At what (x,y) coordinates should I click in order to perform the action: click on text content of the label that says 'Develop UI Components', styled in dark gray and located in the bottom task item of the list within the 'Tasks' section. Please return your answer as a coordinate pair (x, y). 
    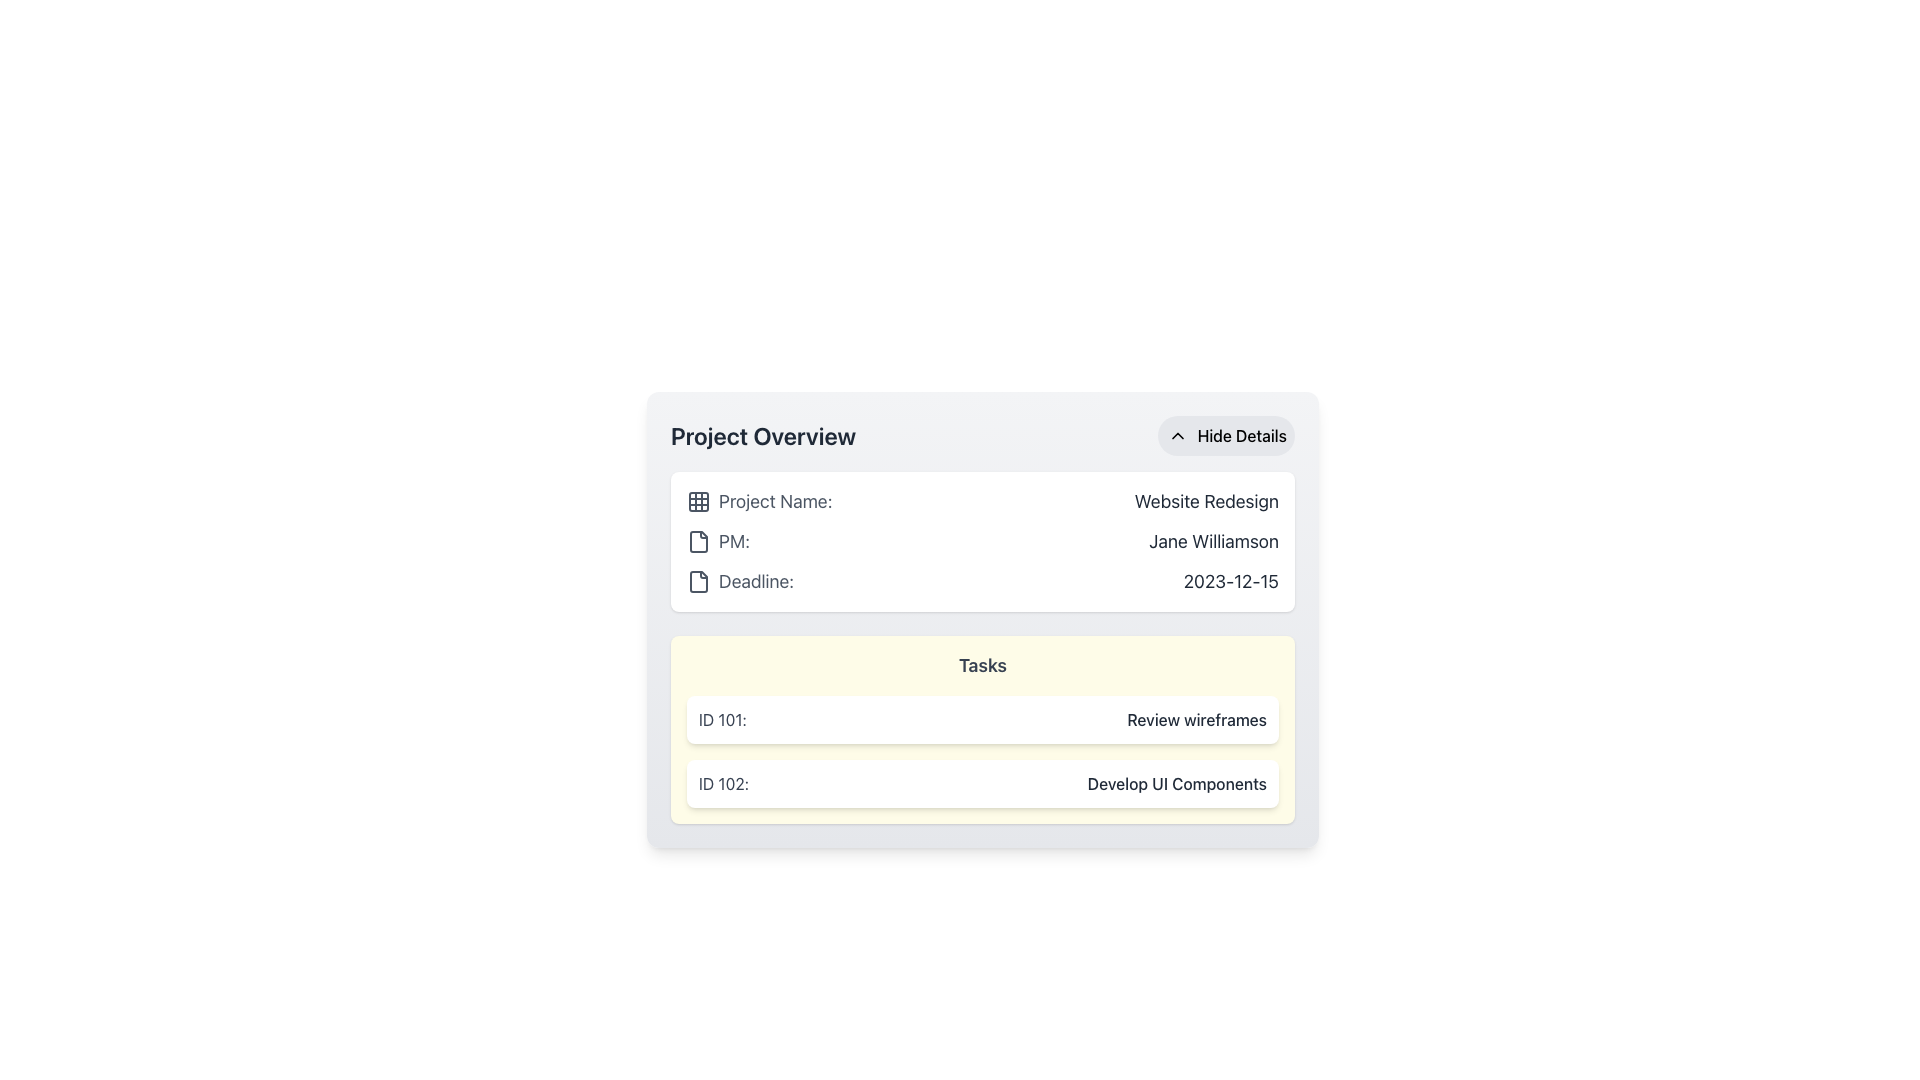
    Looking at the image, I should click on (1177, 782).